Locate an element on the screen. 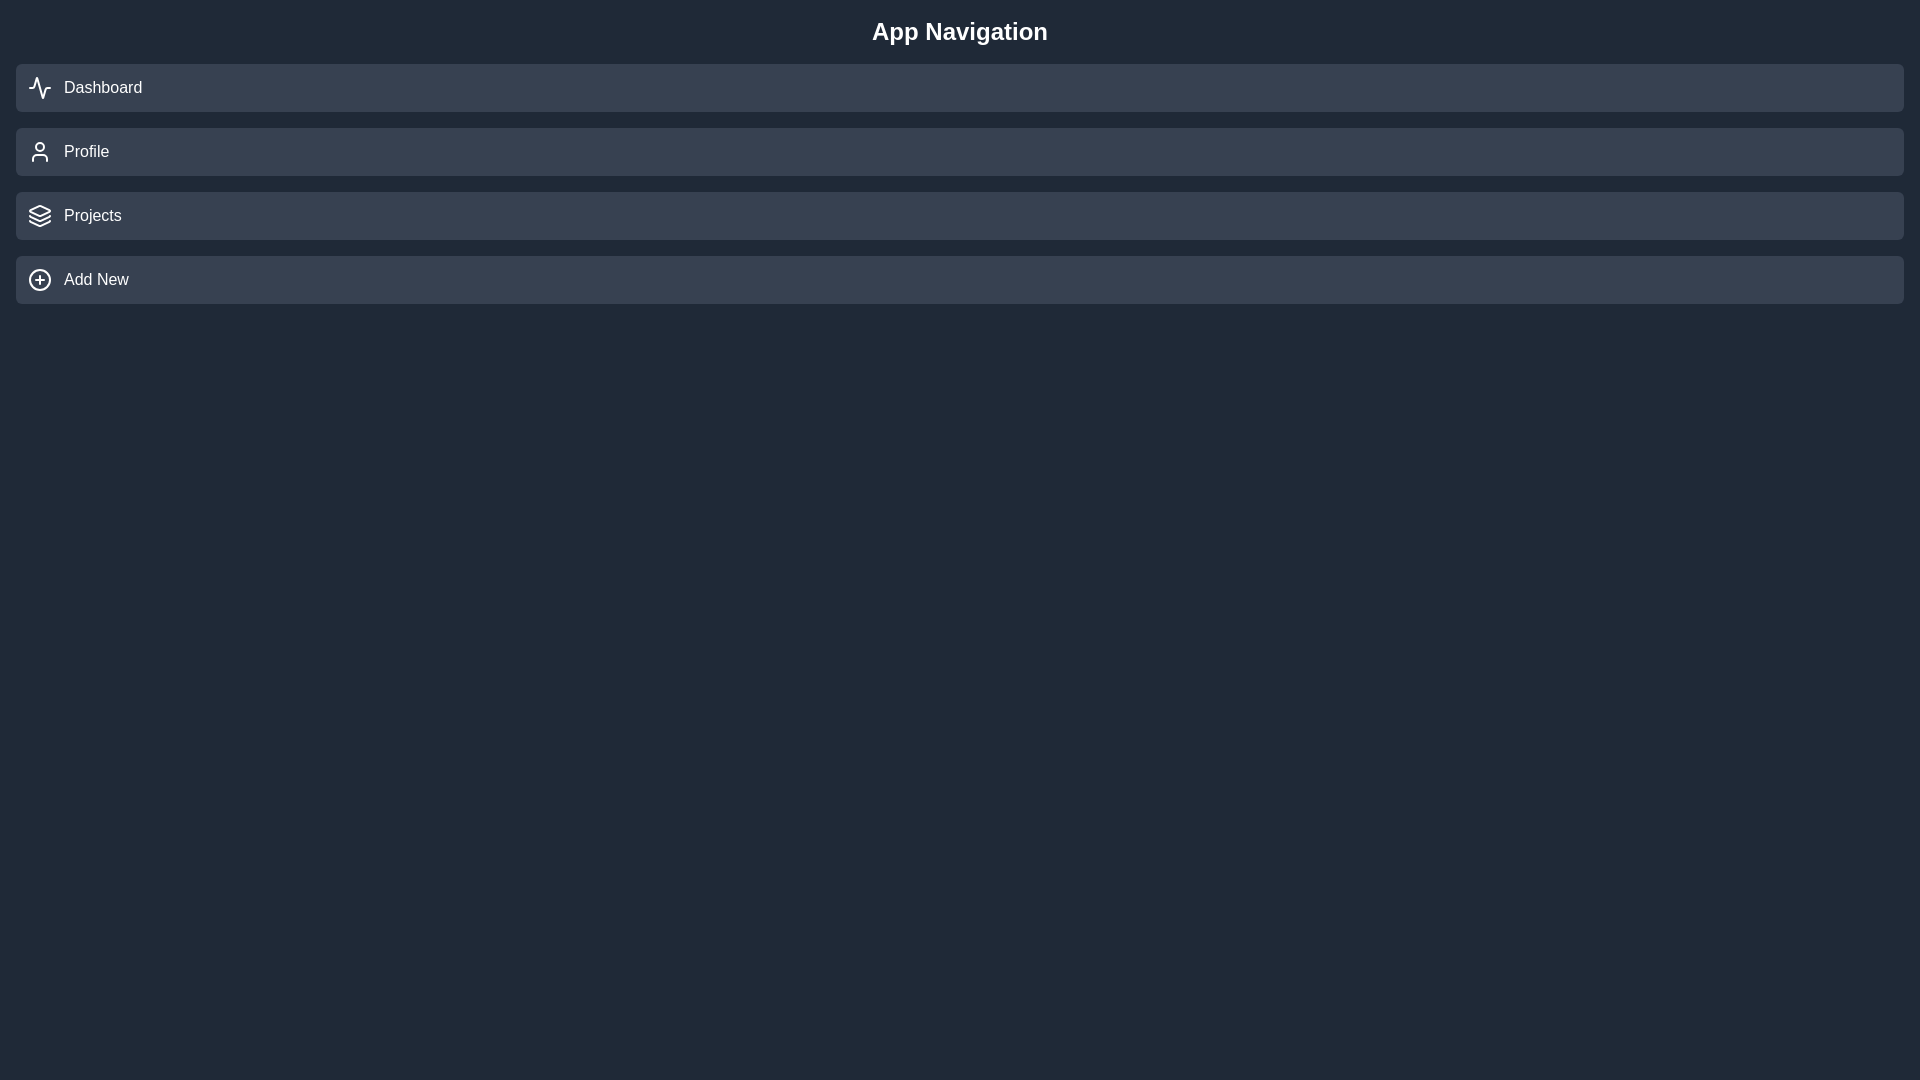  the circular graphic that is part of the 'circle-plus' icon by highlighting it is located at coordinates (39, 280).